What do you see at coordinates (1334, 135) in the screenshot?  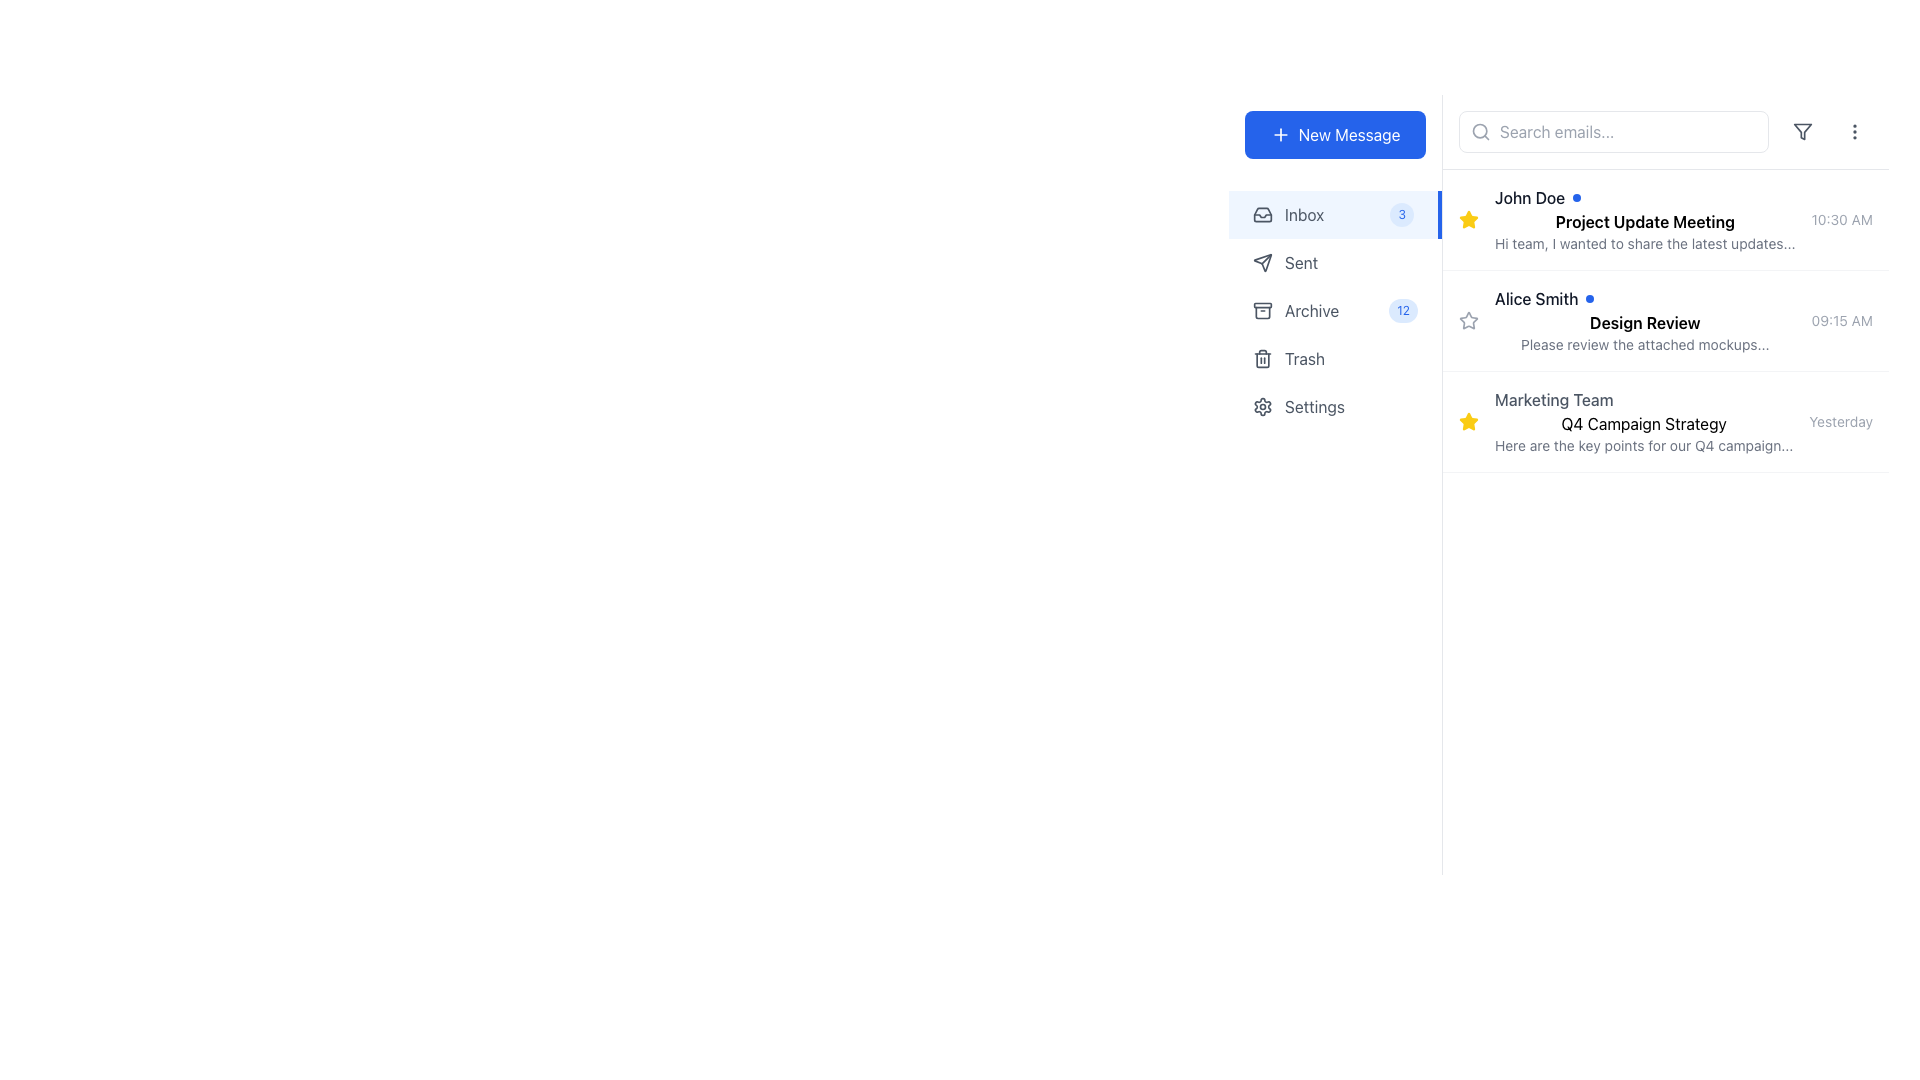 I see `the vibrant blue 'New Message' button with a '+' icon to compose a new message` at bounding box center [1334, 135].